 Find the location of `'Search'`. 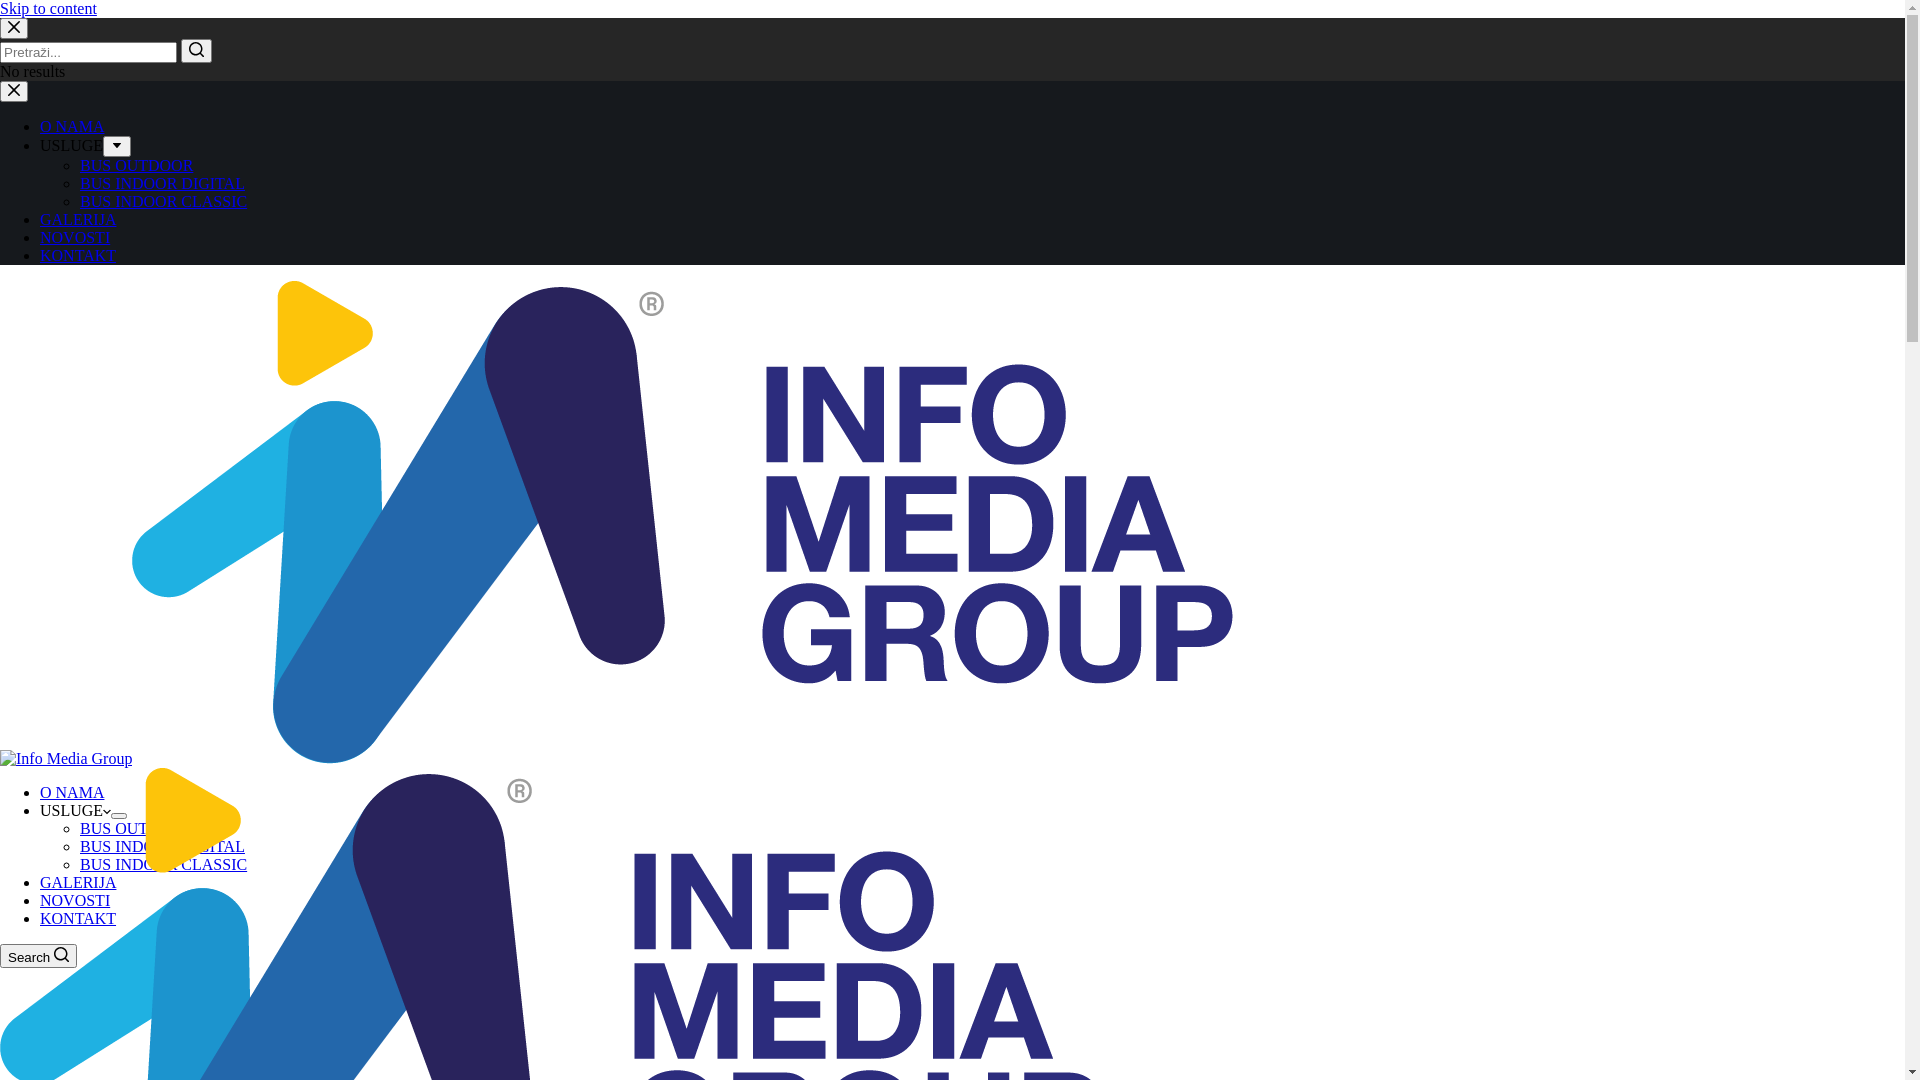

'Search' is located at coordinates (0, 955).